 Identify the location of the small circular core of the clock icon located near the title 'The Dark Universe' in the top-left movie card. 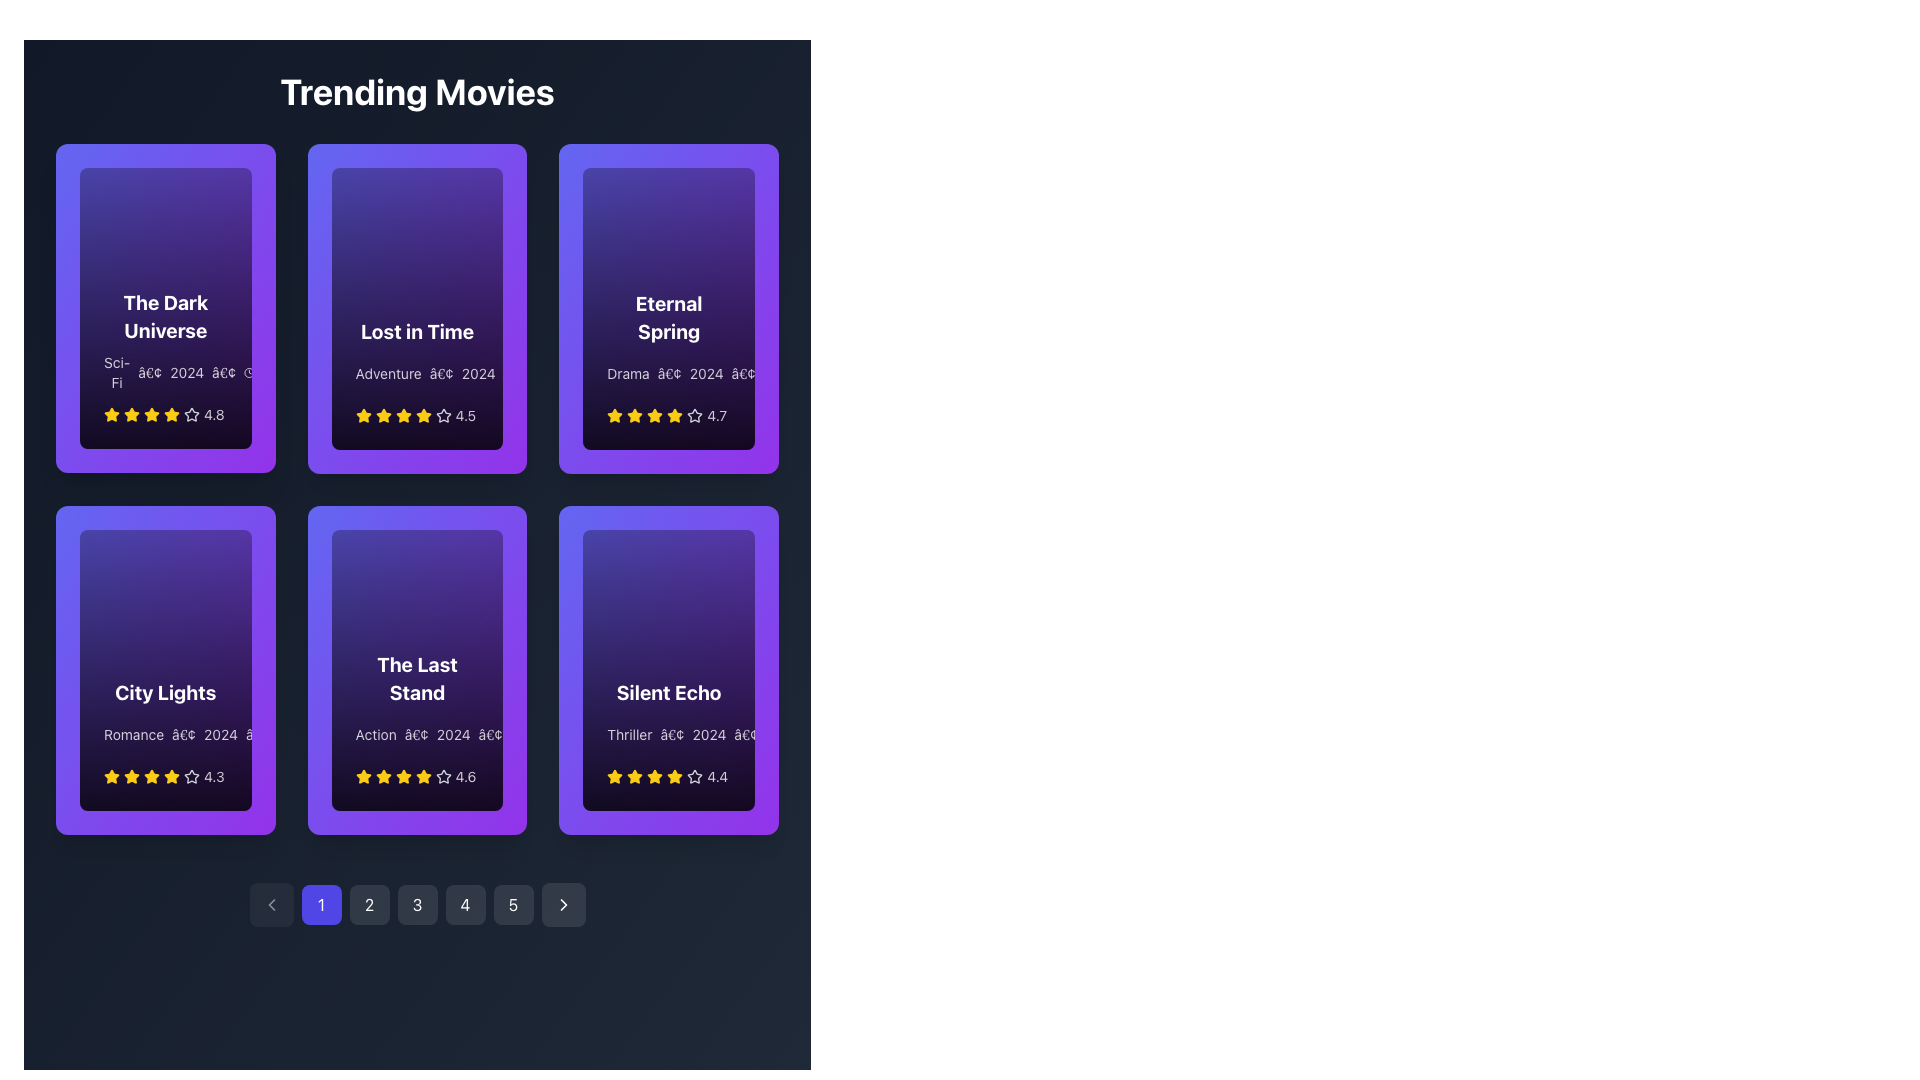
(248, 373).